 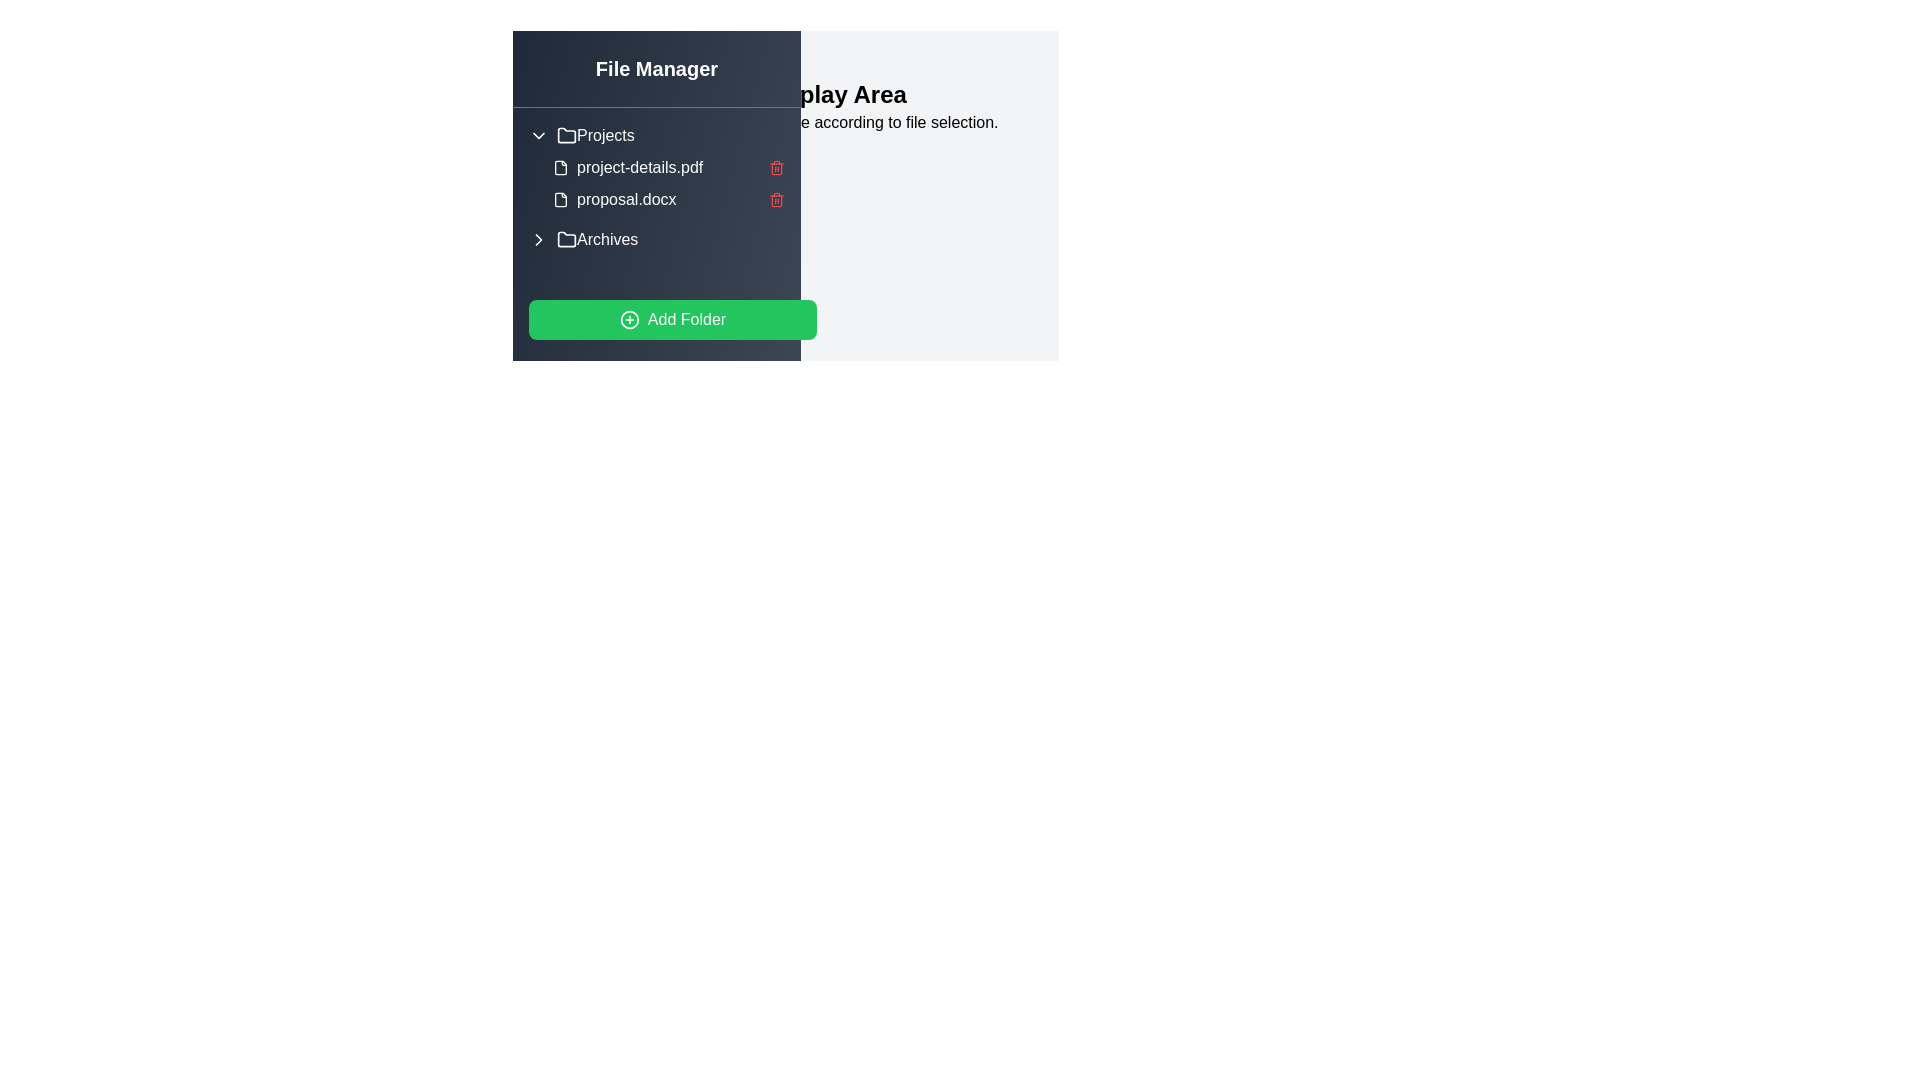 I want to click on the second trash icon in the 'File Manager' sidebar, so click(x=776, y=200).